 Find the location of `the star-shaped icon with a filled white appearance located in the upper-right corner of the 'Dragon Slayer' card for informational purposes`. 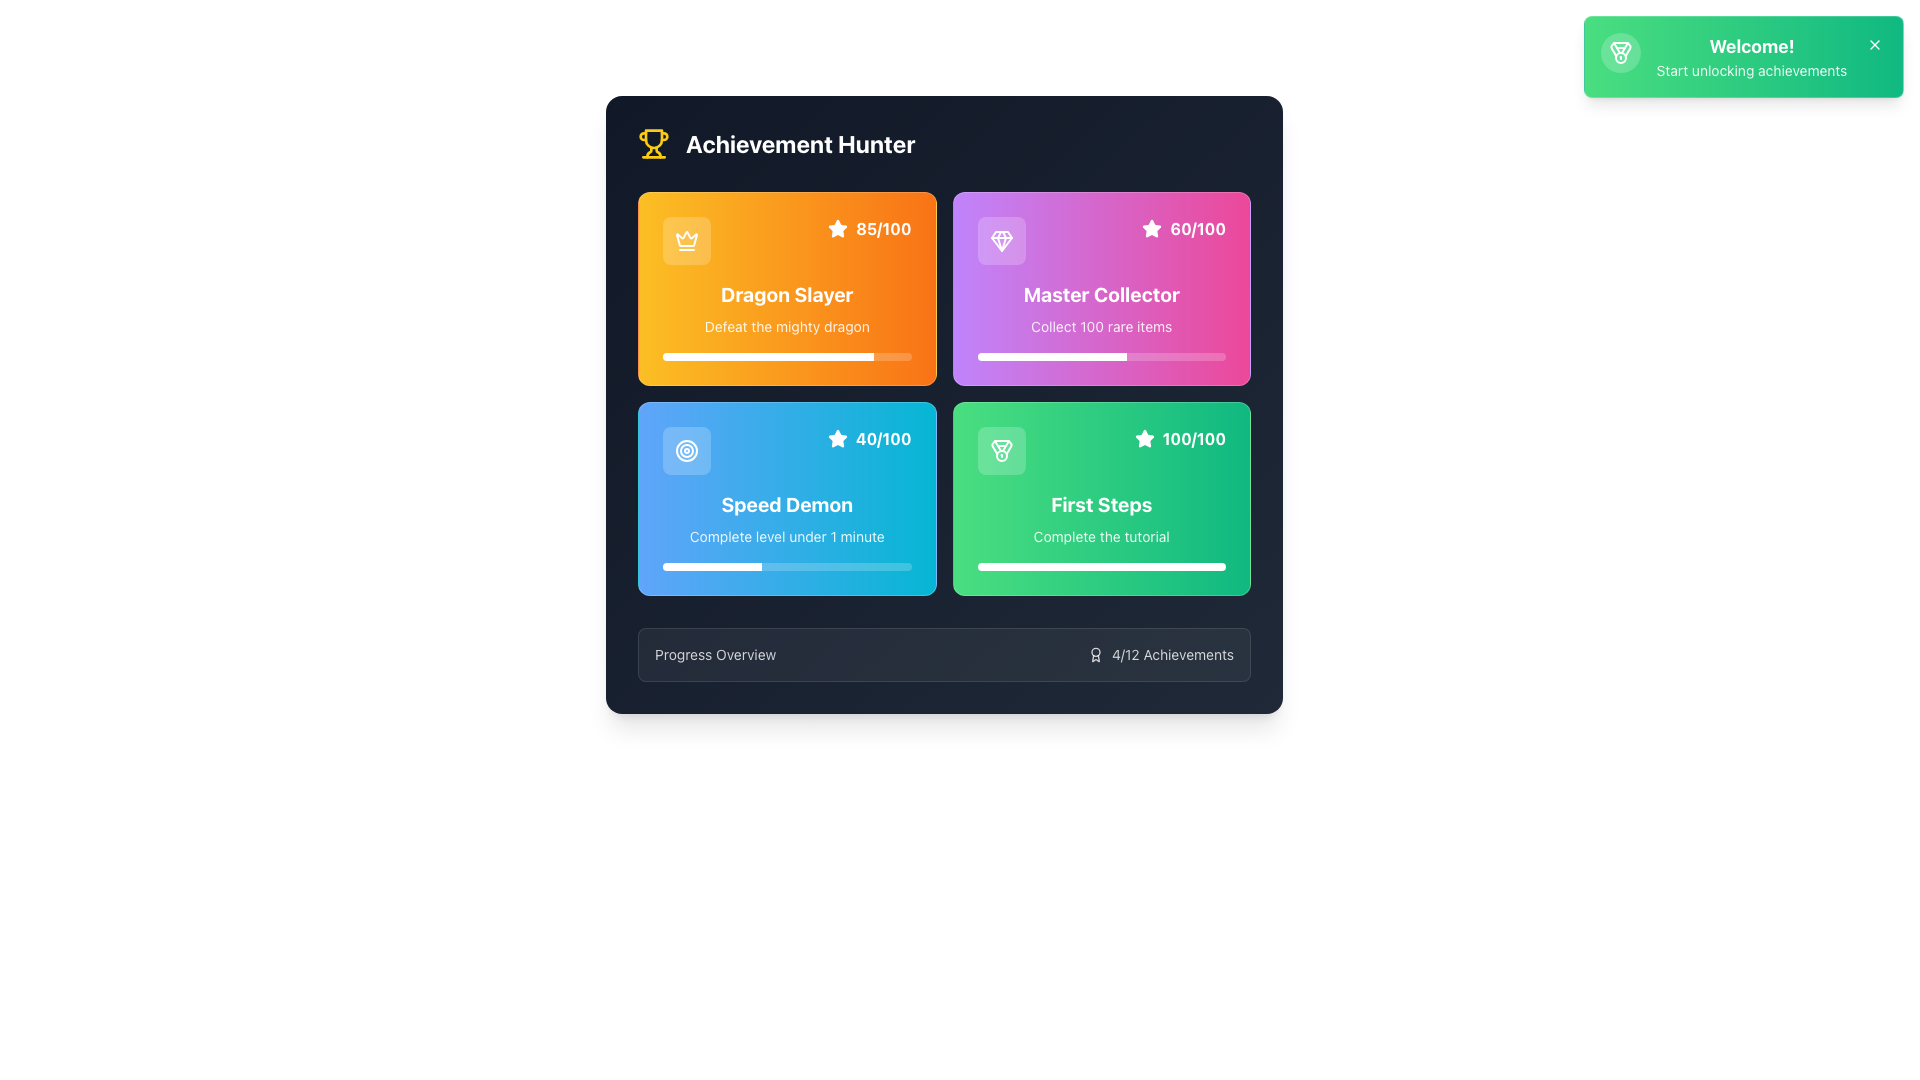

the star-shaped icon with a filled white appearance located in the upper-right corner of the 'Dragon Slayer' card for informational purposes is located at coordinates (838, 227).